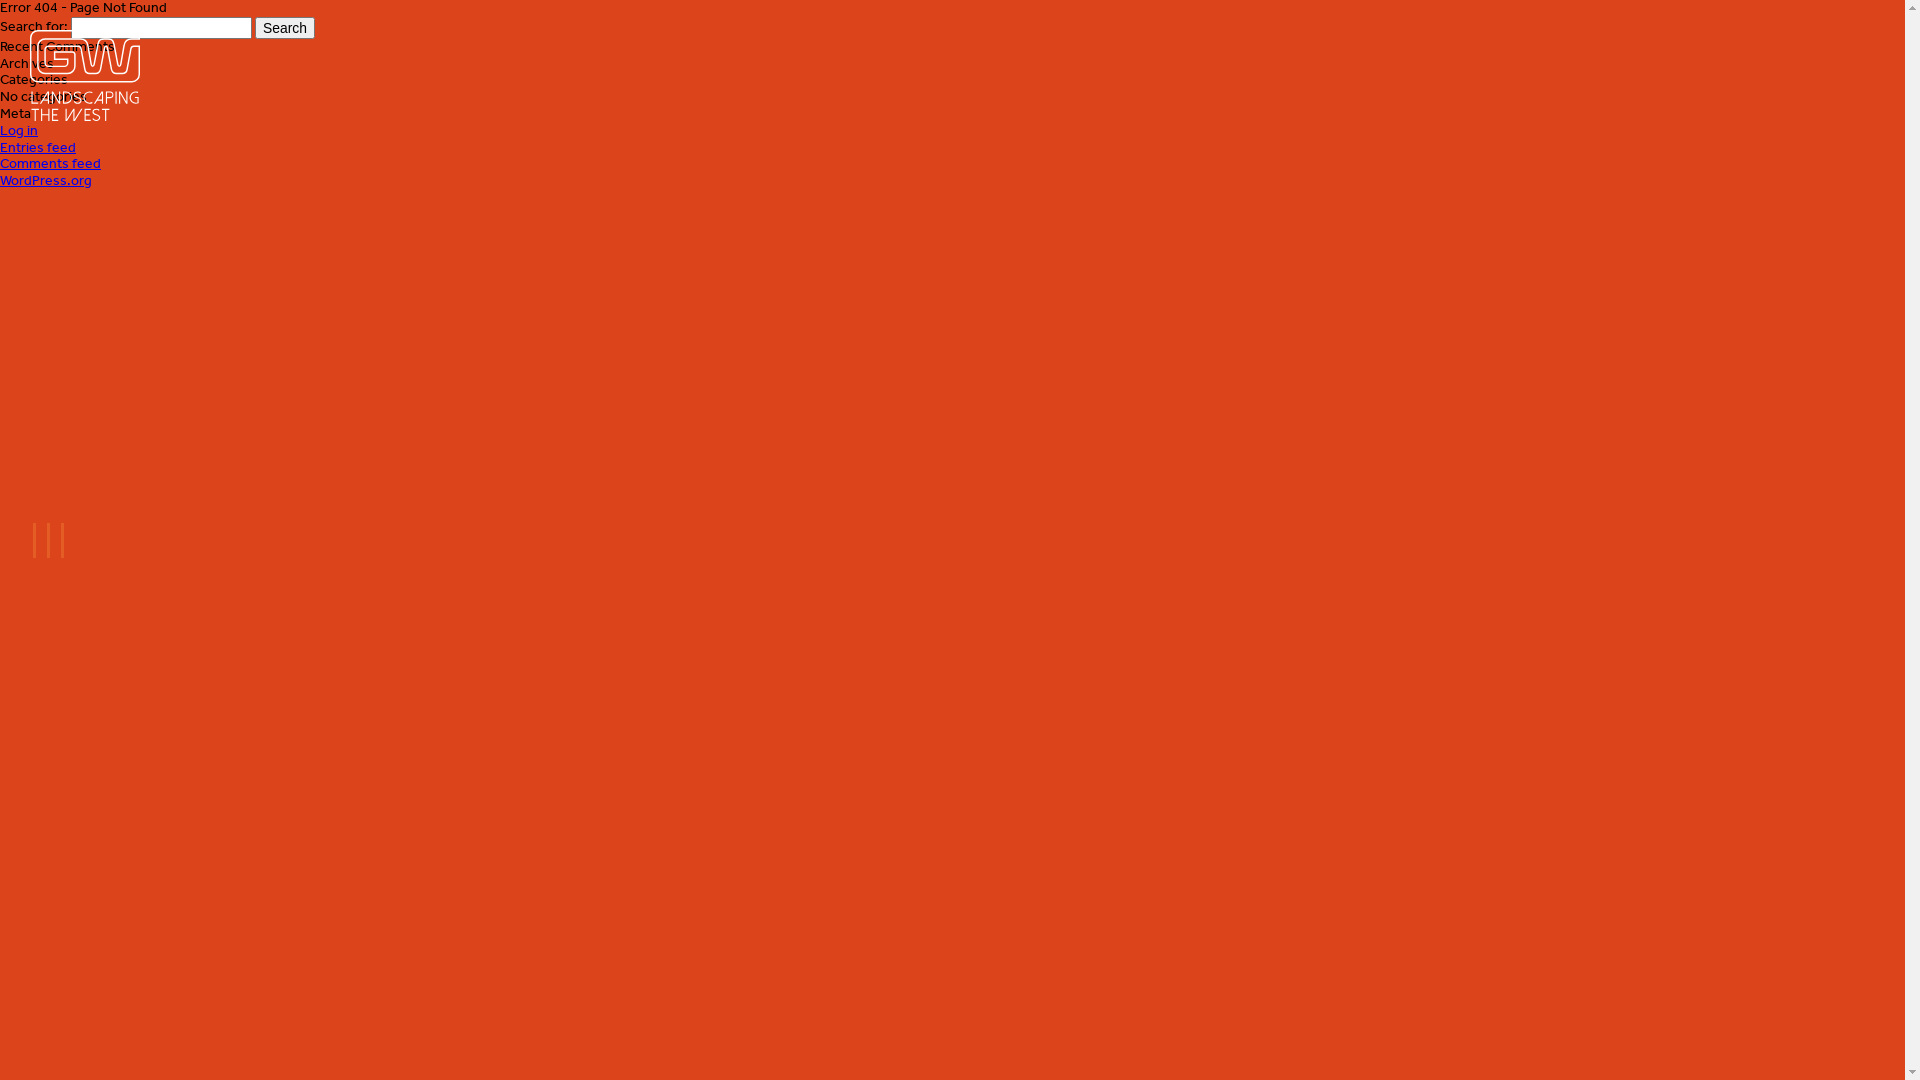 The height and width of the screenshot is (1080, 1920). I want to click on 'Log in', so click(19, 130).